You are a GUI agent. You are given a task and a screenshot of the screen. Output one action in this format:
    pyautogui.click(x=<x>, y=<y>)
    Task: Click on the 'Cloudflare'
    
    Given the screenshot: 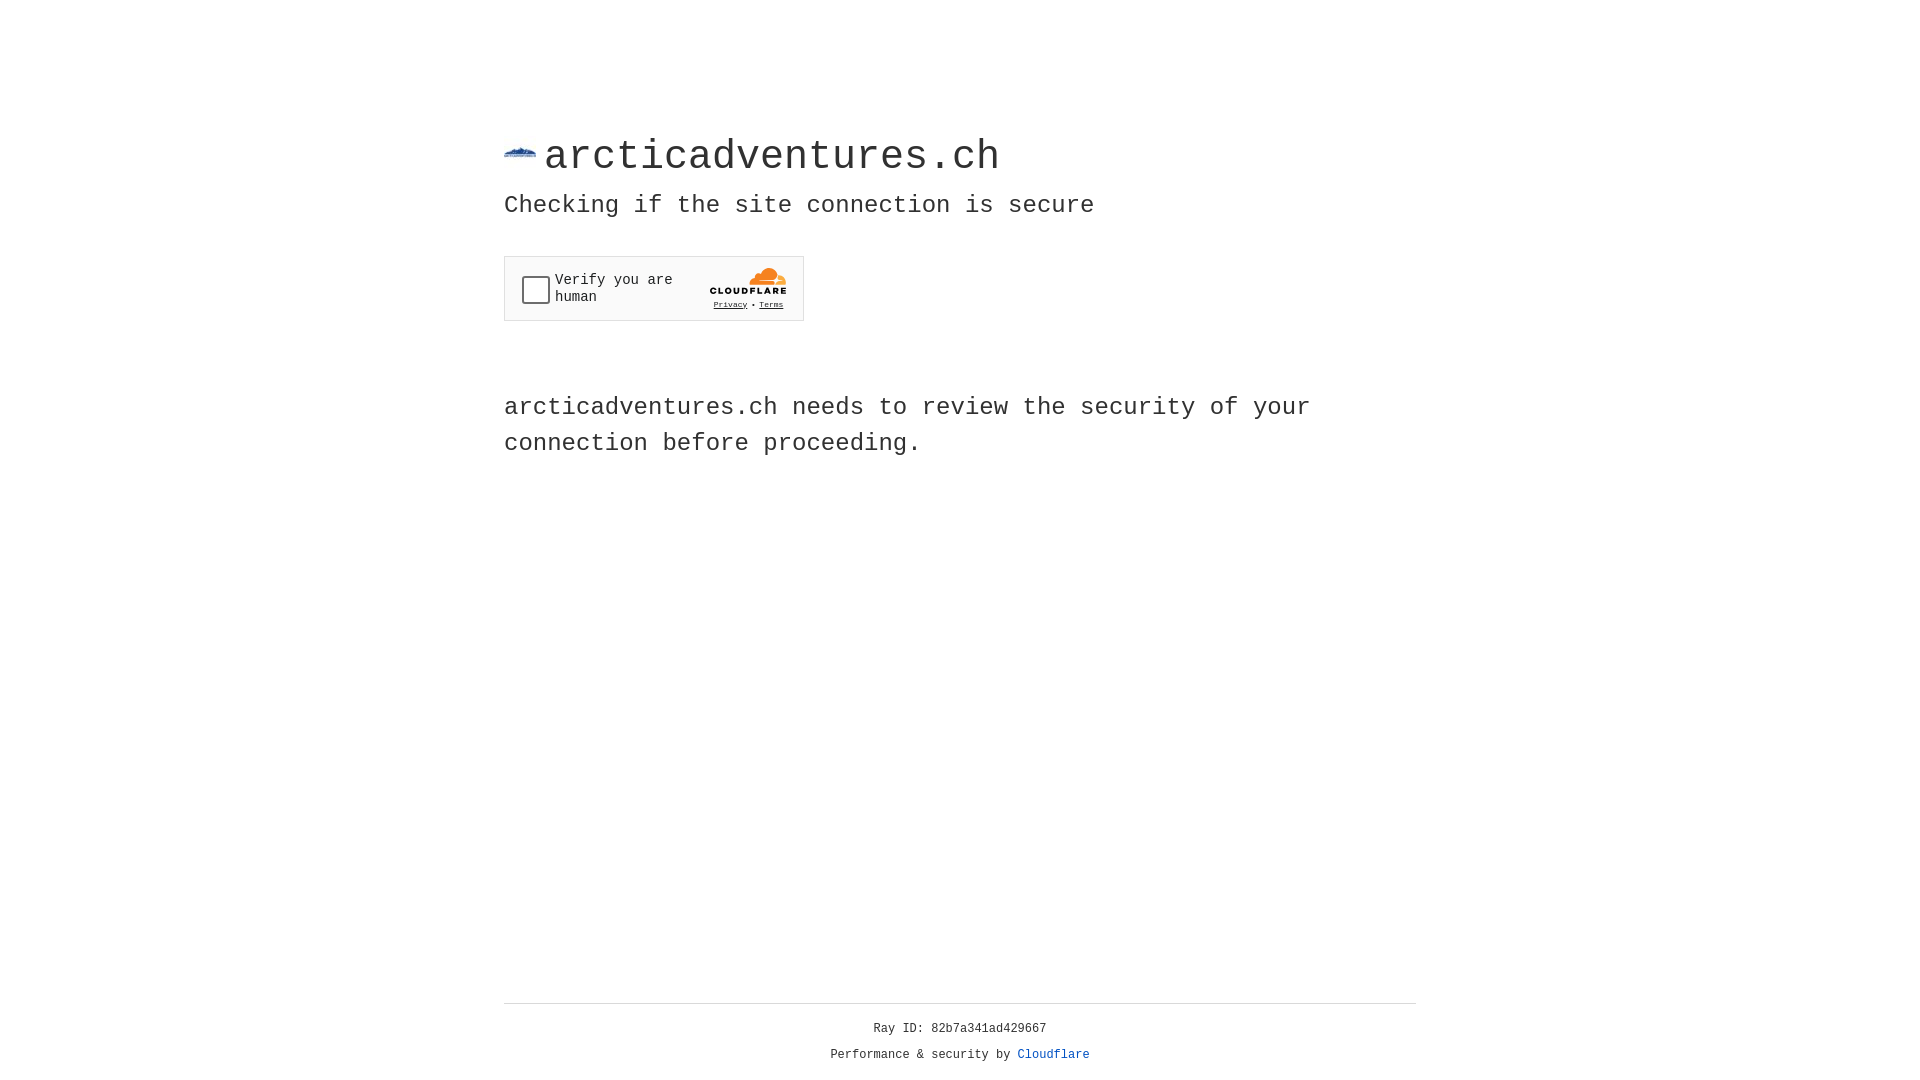 What is the action you would take?
    pyautogui.click(x=1053, y=1054)
    